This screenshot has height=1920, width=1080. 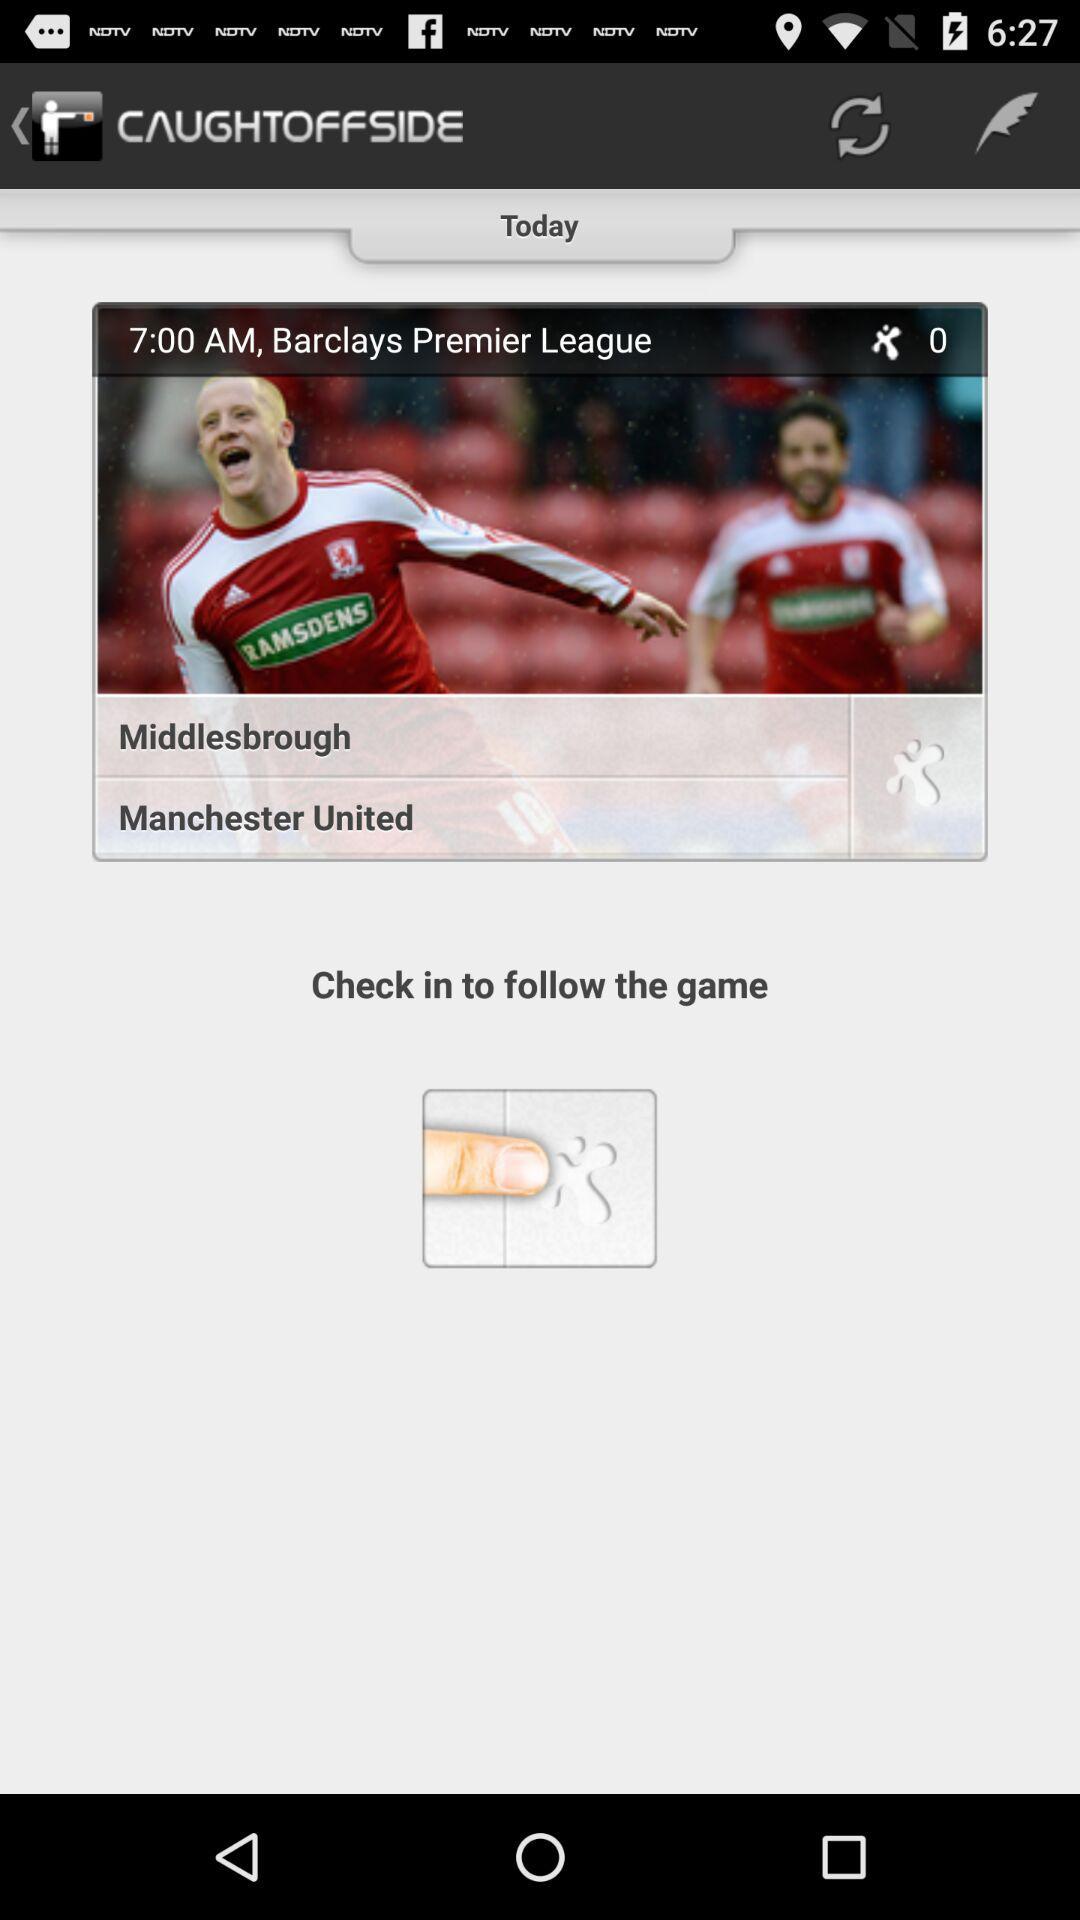 I want to click on item above the check in to item, so click(x=540, y=580).